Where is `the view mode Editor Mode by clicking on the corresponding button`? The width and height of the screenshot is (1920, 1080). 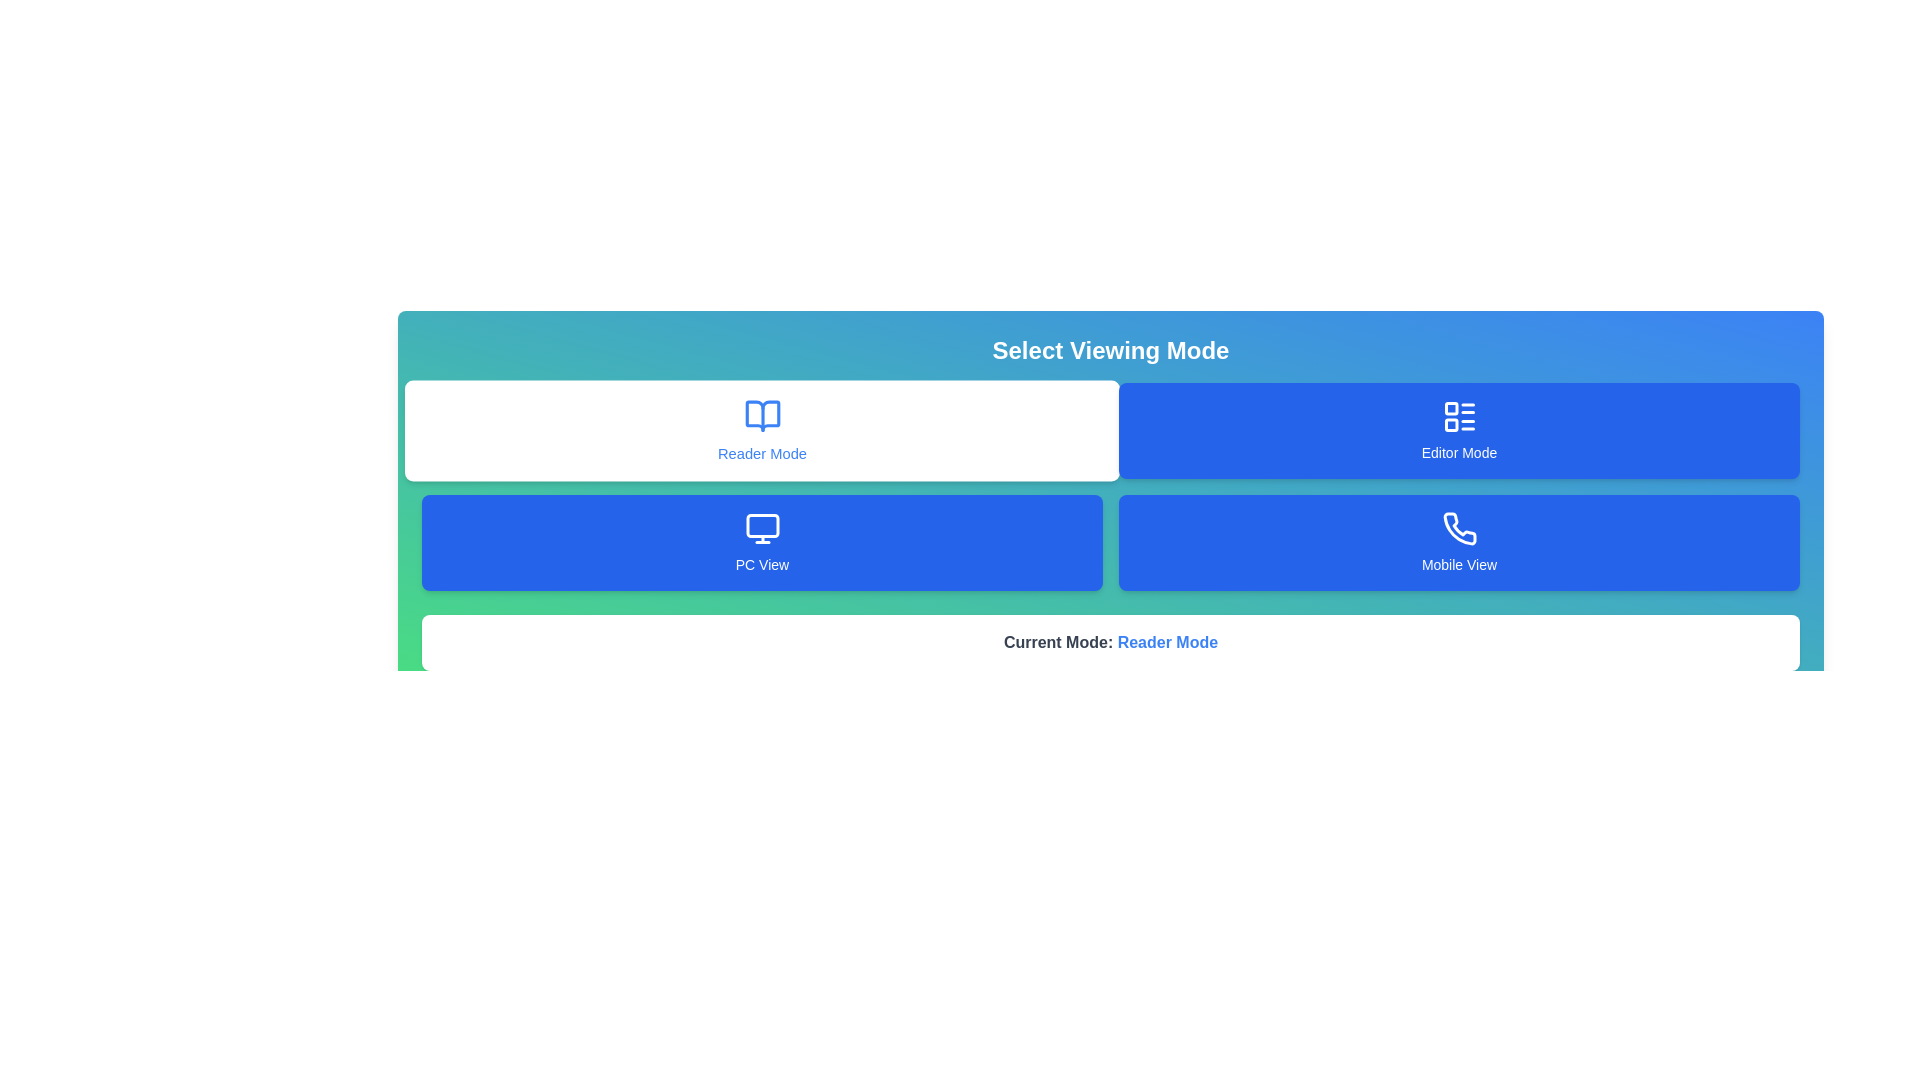 the view mode Editor Mode by clicking on the corresponding button is located at coordinates (1459, 430).